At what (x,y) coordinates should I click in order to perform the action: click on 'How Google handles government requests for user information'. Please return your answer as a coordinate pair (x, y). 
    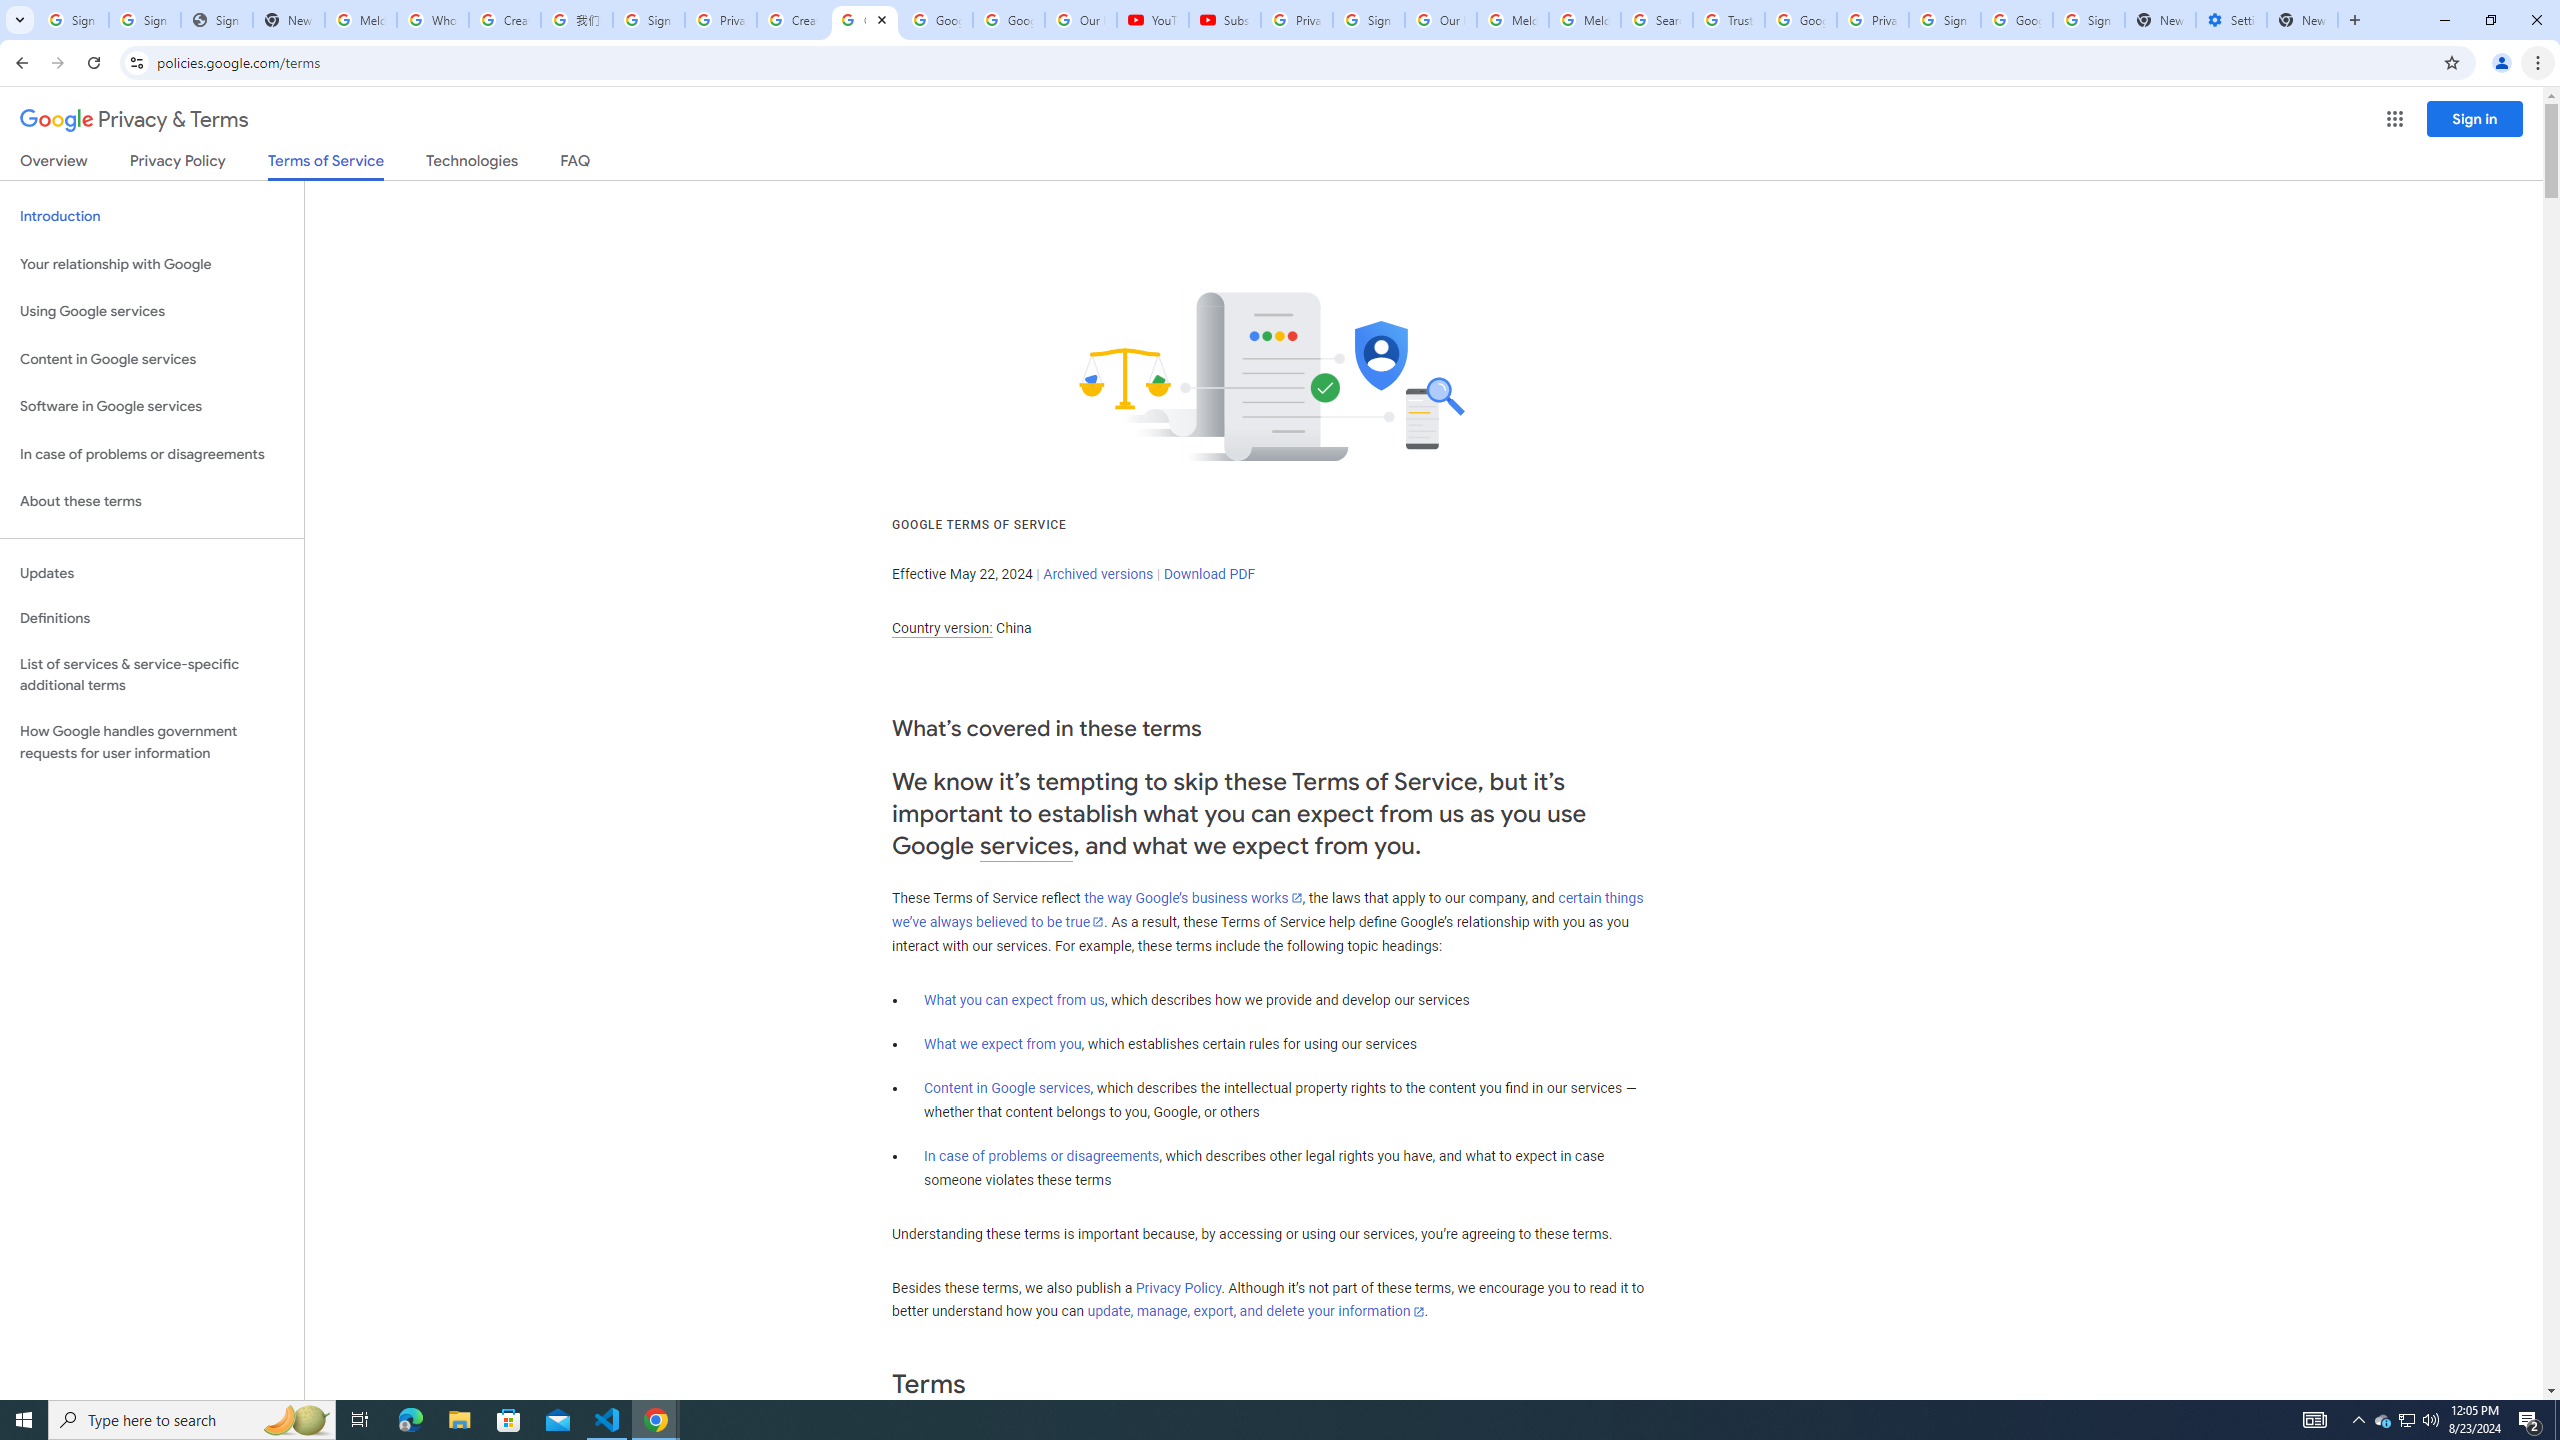
    Looking at the image, I should click on (151, 742).